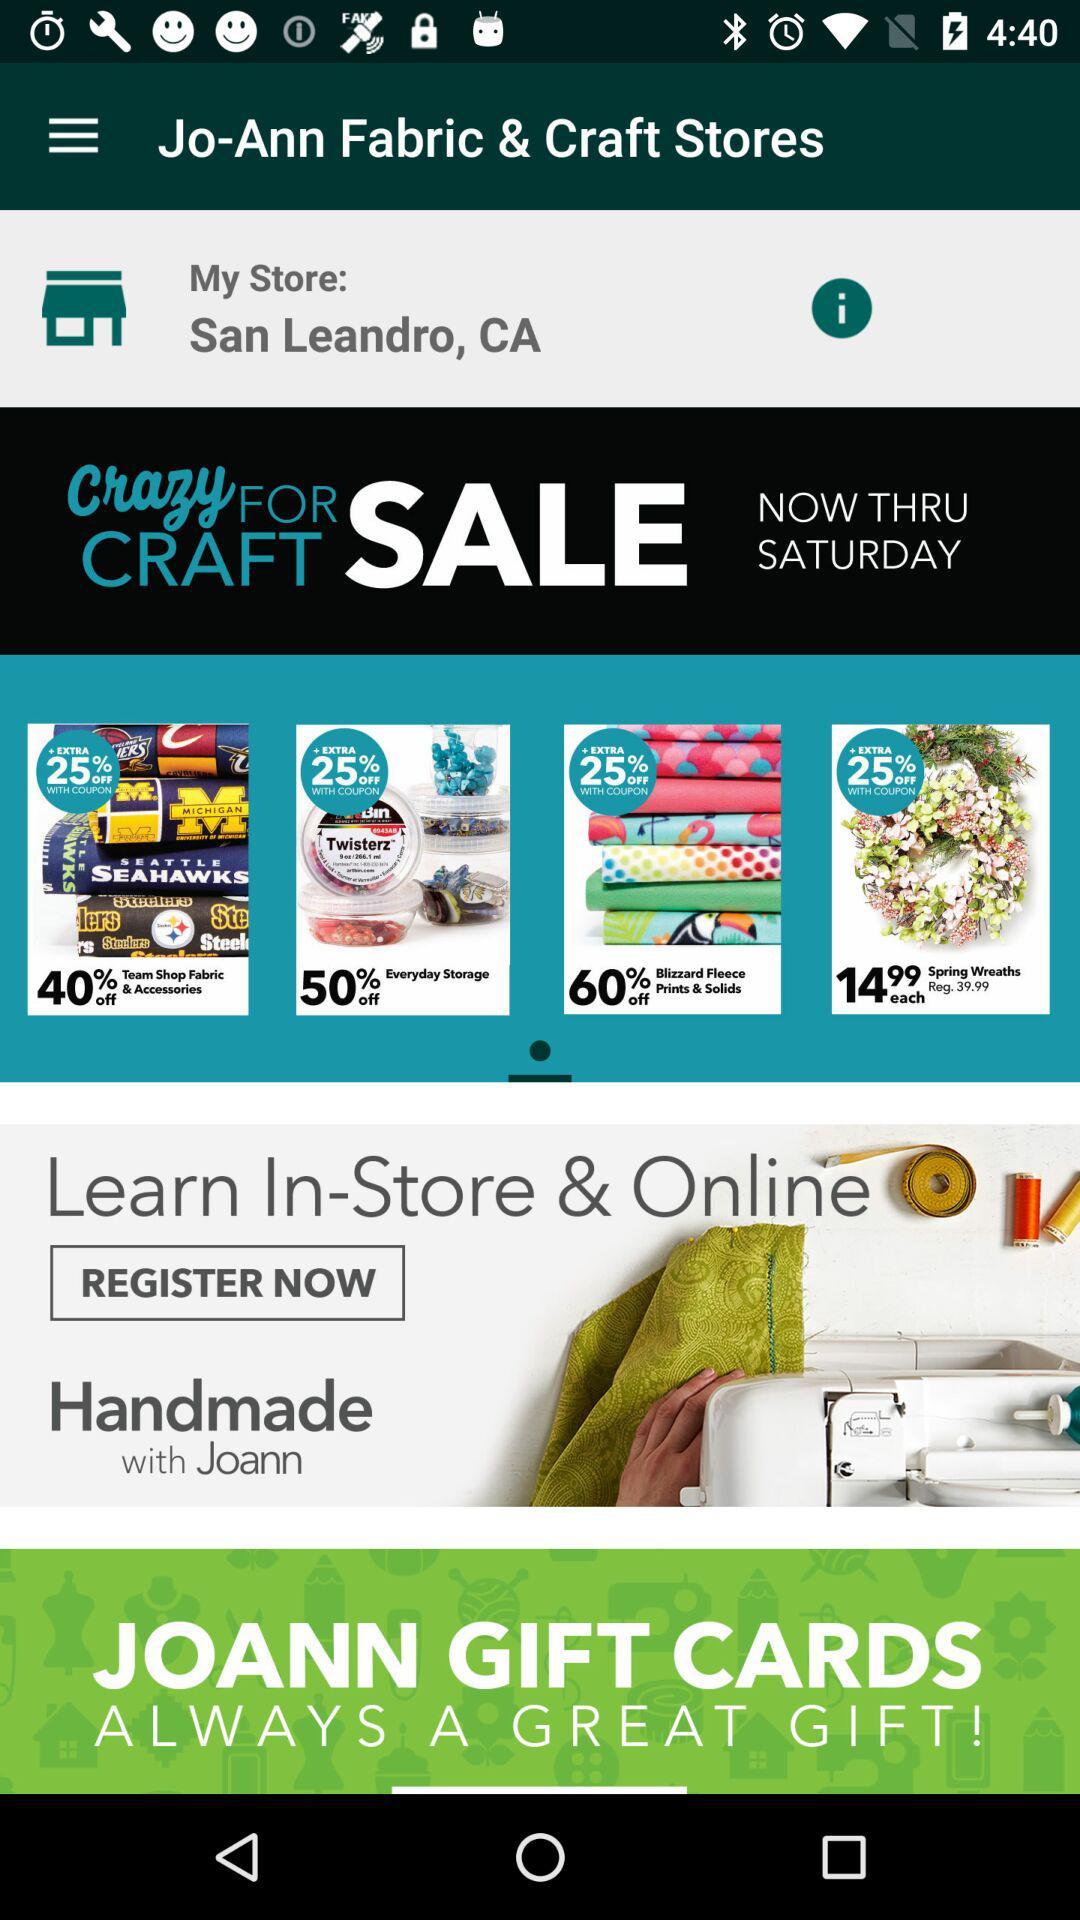 The image size is (1080, 1920). Describe the element at coordinates (841, 307) in the screenshot. I see `item below jo ann fabric item` at that location.